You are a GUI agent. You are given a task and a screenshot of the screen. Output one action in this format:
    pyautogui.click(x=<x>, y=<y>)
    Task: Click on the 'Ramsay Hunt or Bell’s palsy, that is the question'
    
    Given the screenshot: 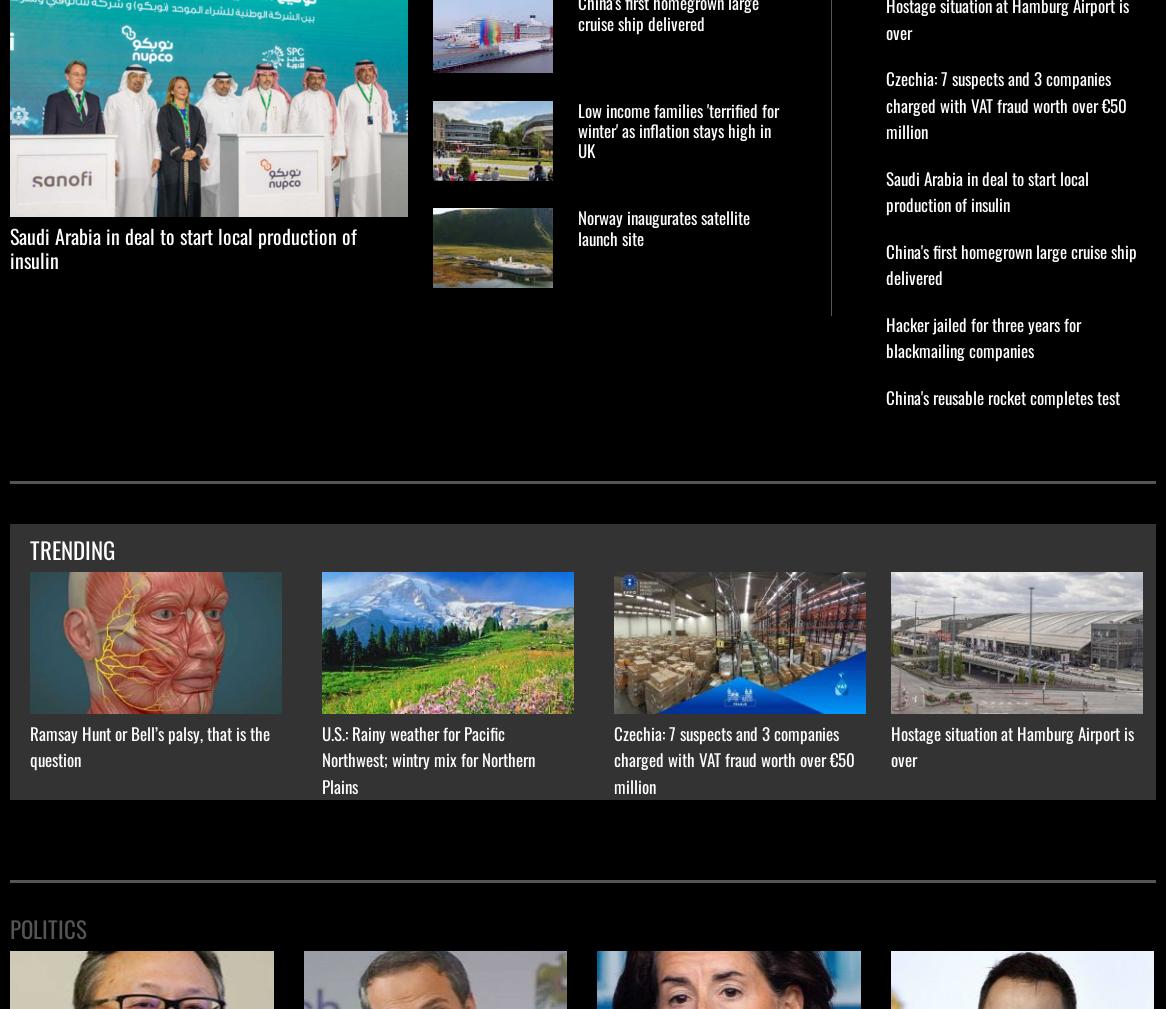 What is the action you would take?
    pyautogui.click(x=149, y=745)
    